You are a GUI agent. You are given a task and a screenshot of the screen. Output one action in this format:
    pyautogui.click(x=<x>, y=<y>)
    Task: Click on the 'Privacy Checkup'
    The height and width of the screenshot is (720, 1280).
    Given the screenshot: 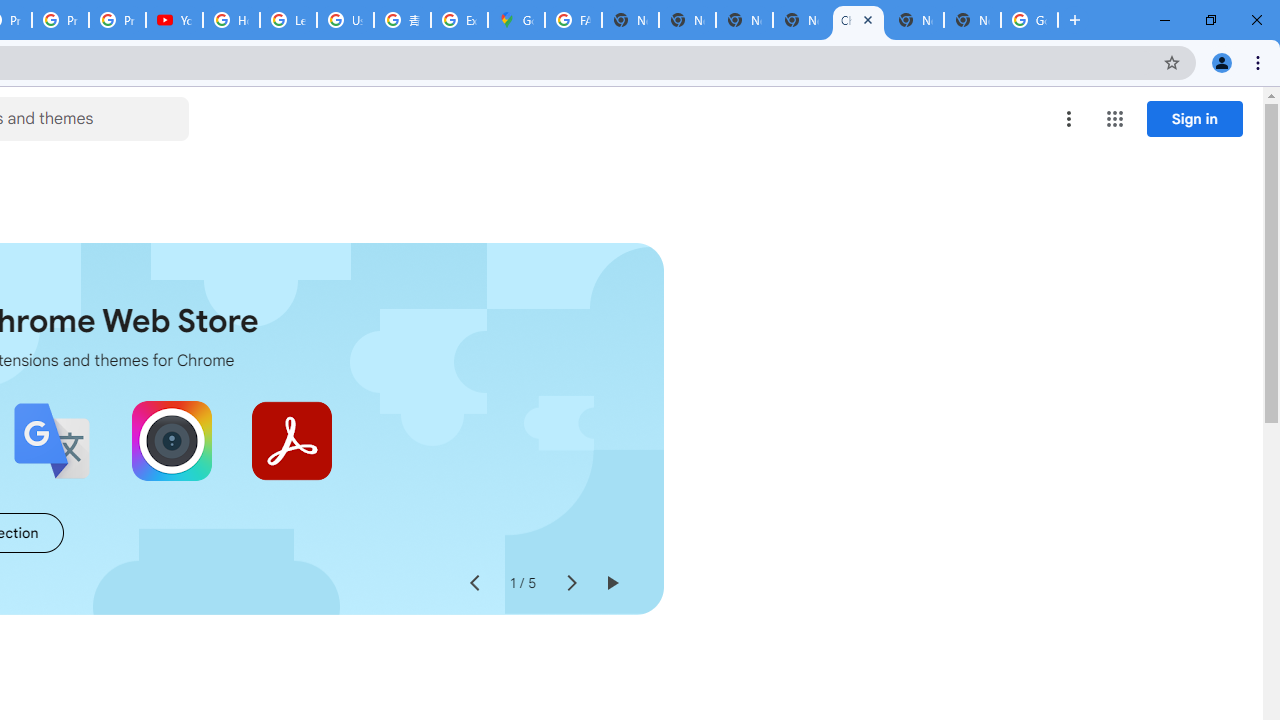 What is the action you would take?
    pyautogui.click(x=60, y=20)
    